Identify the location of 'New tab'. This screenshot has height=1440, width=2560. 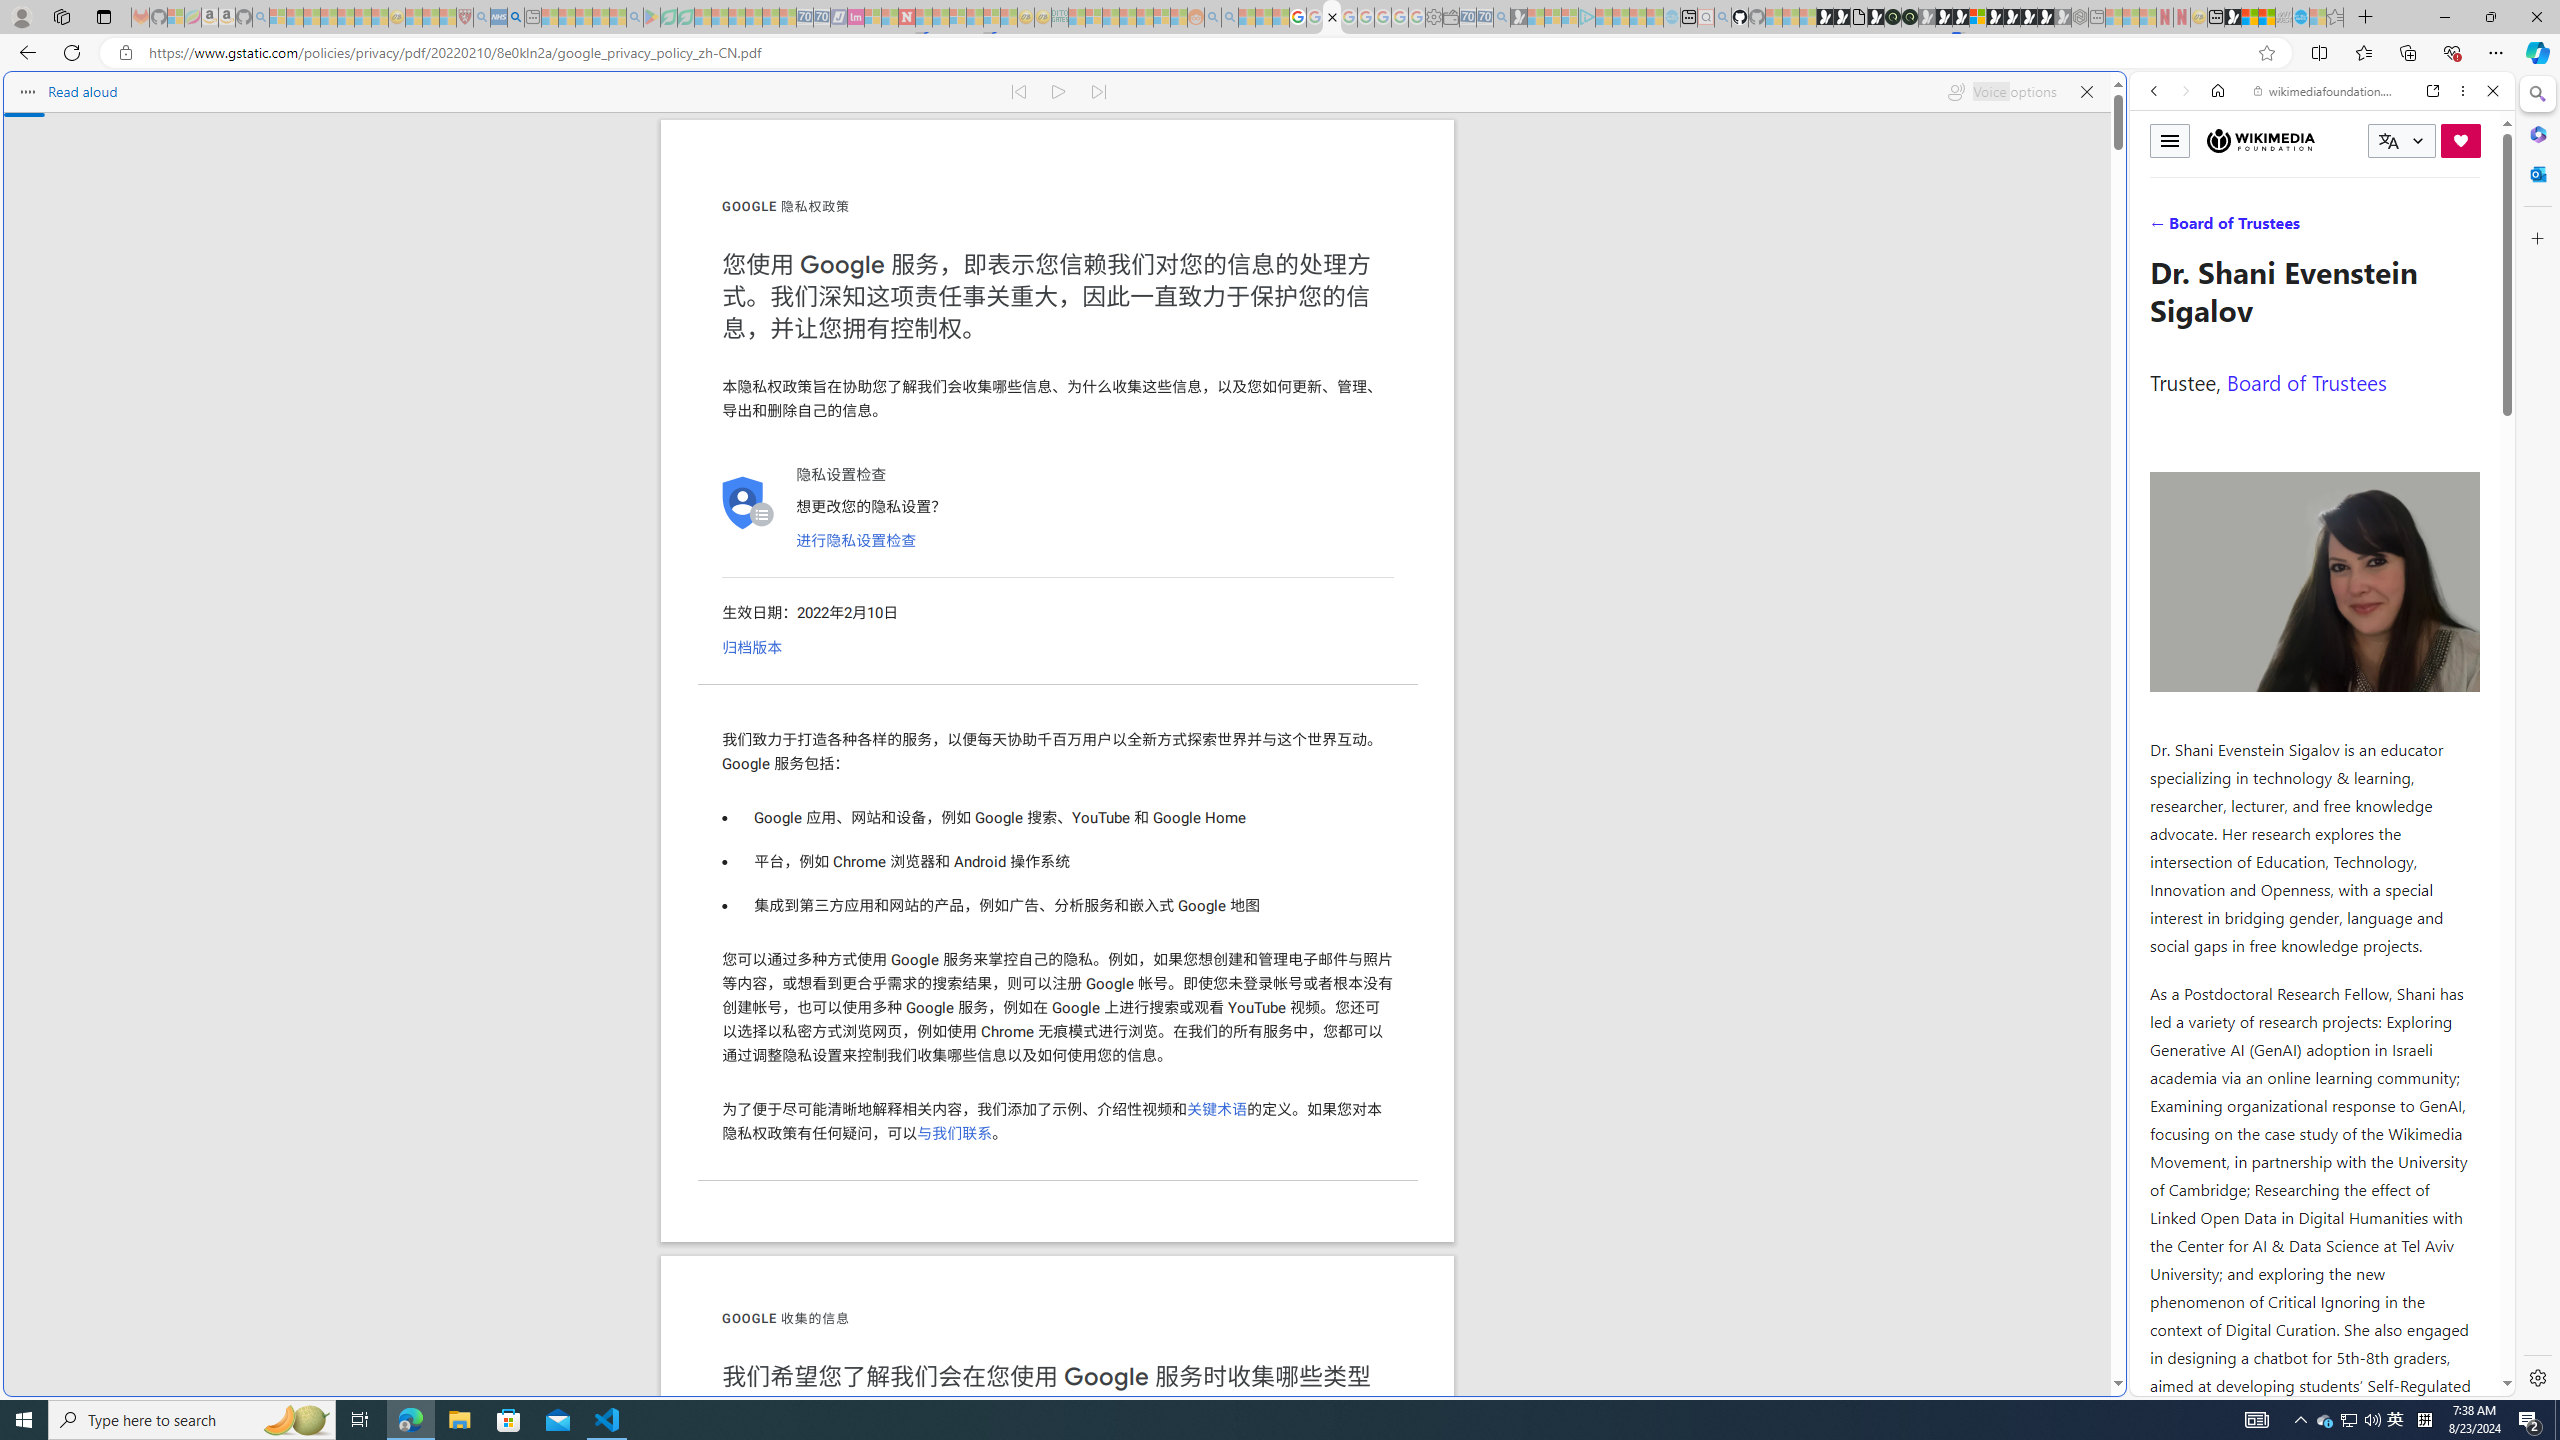
(2214, 16).